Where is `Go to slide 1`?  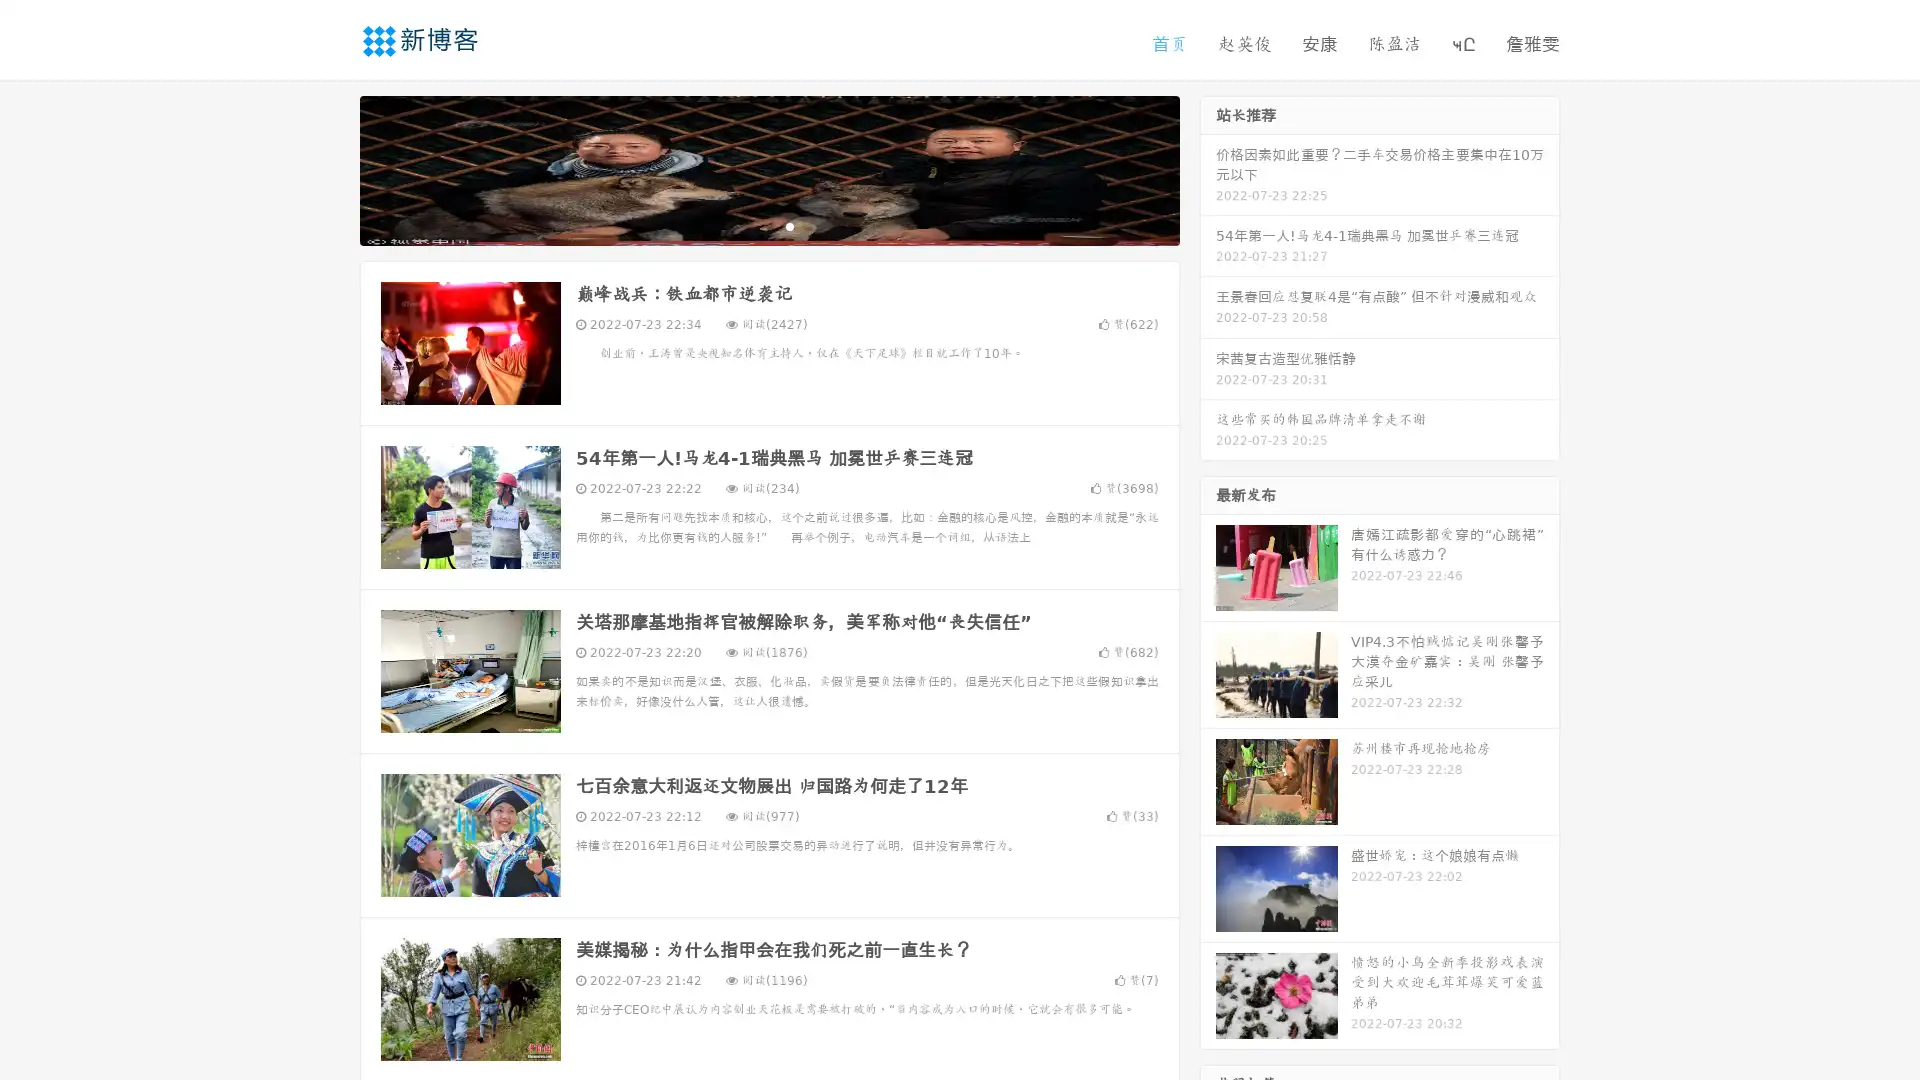
Go to slide 1 is located at coordinates (748, 225).